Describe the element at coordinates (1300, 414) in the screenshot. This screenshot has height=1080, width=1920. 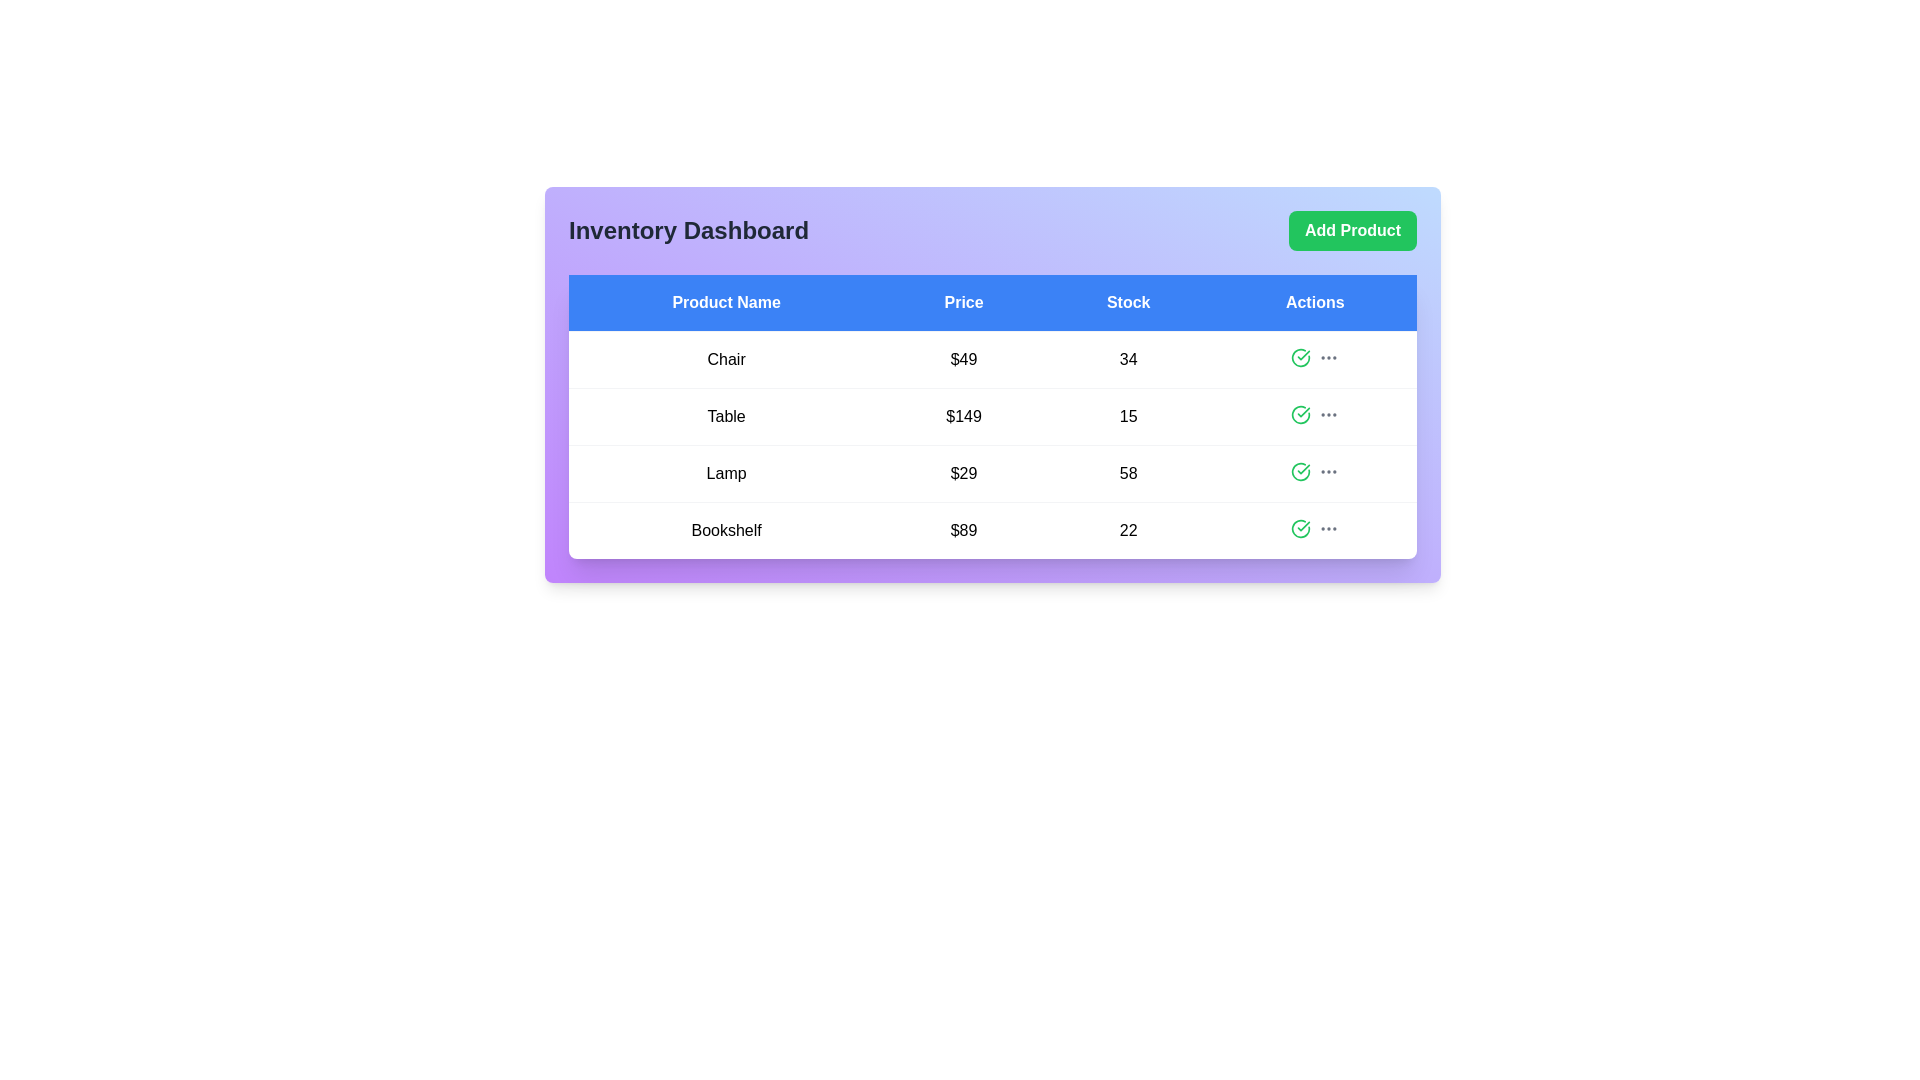
I see `the action icon for the Table row` at that location.